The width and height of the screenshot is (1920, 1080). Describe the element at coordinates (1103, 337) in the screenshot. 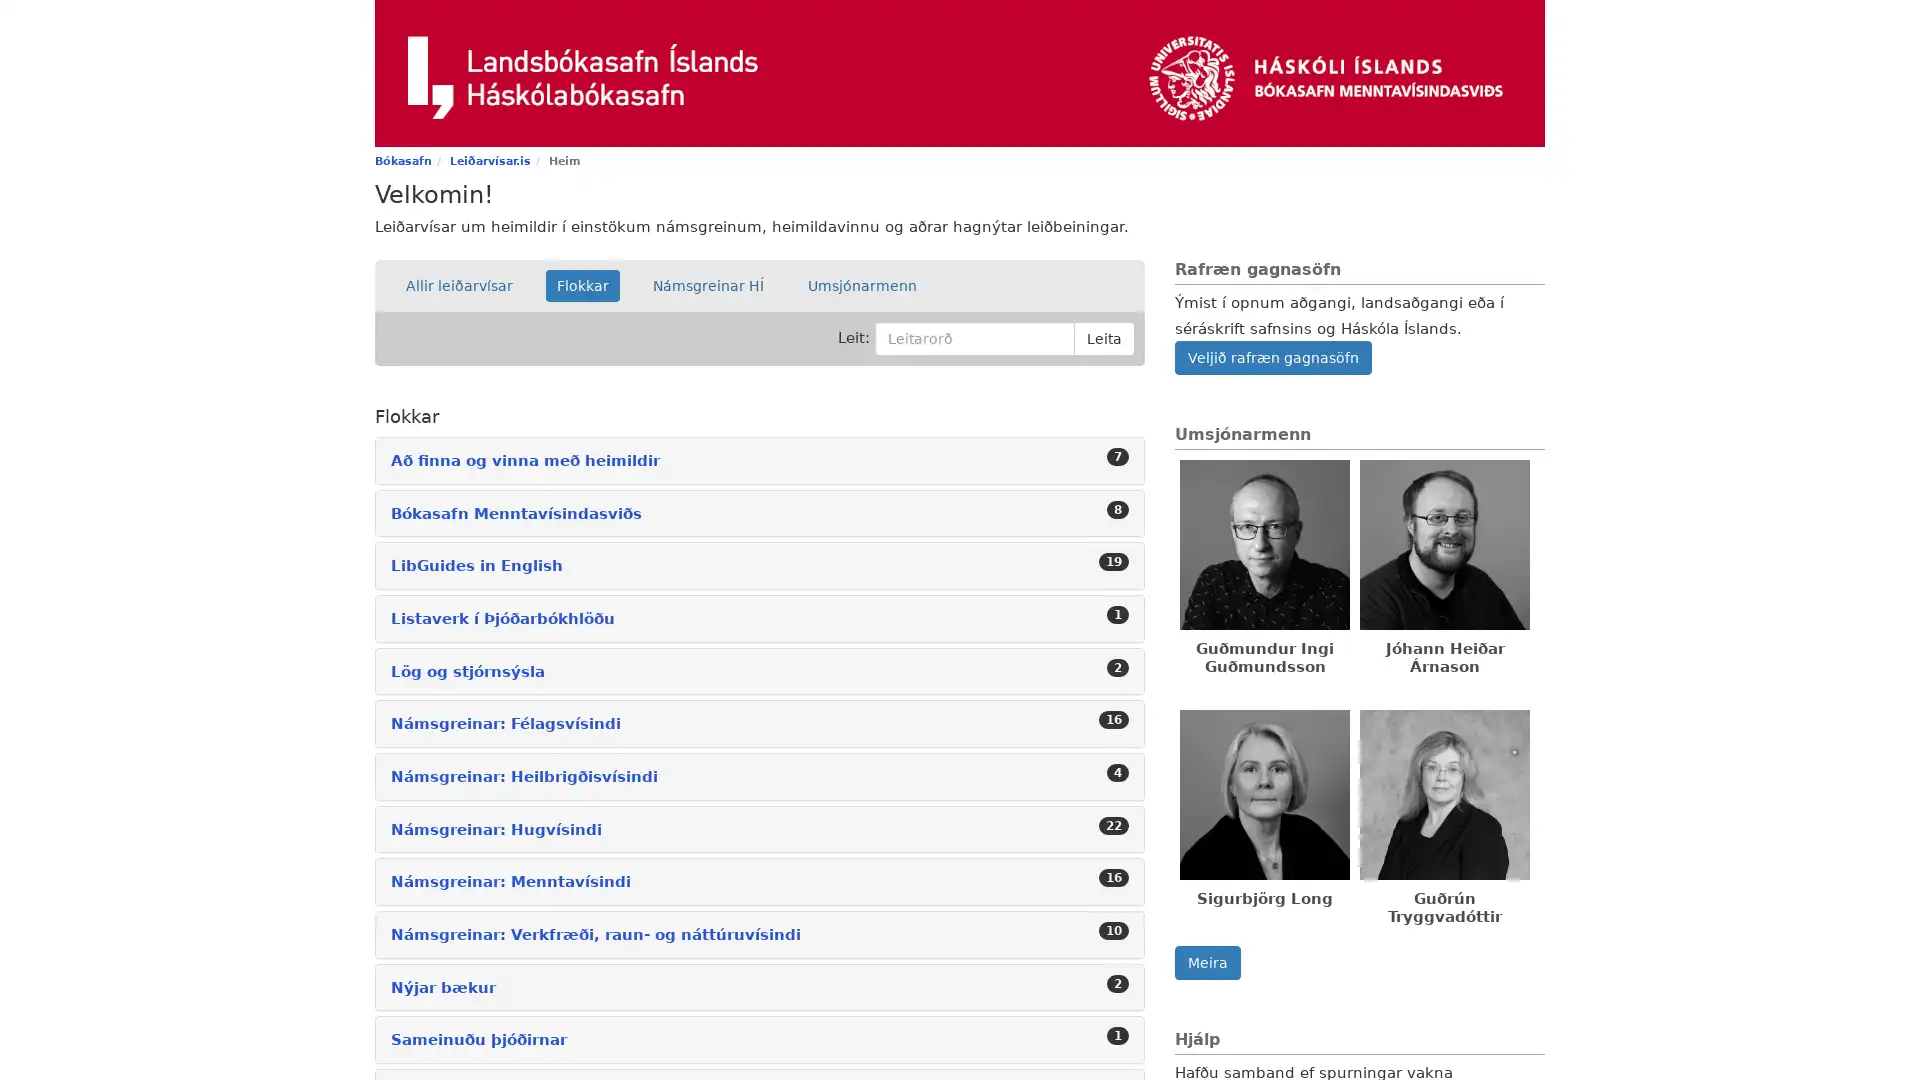

I see `Leita` at that location.